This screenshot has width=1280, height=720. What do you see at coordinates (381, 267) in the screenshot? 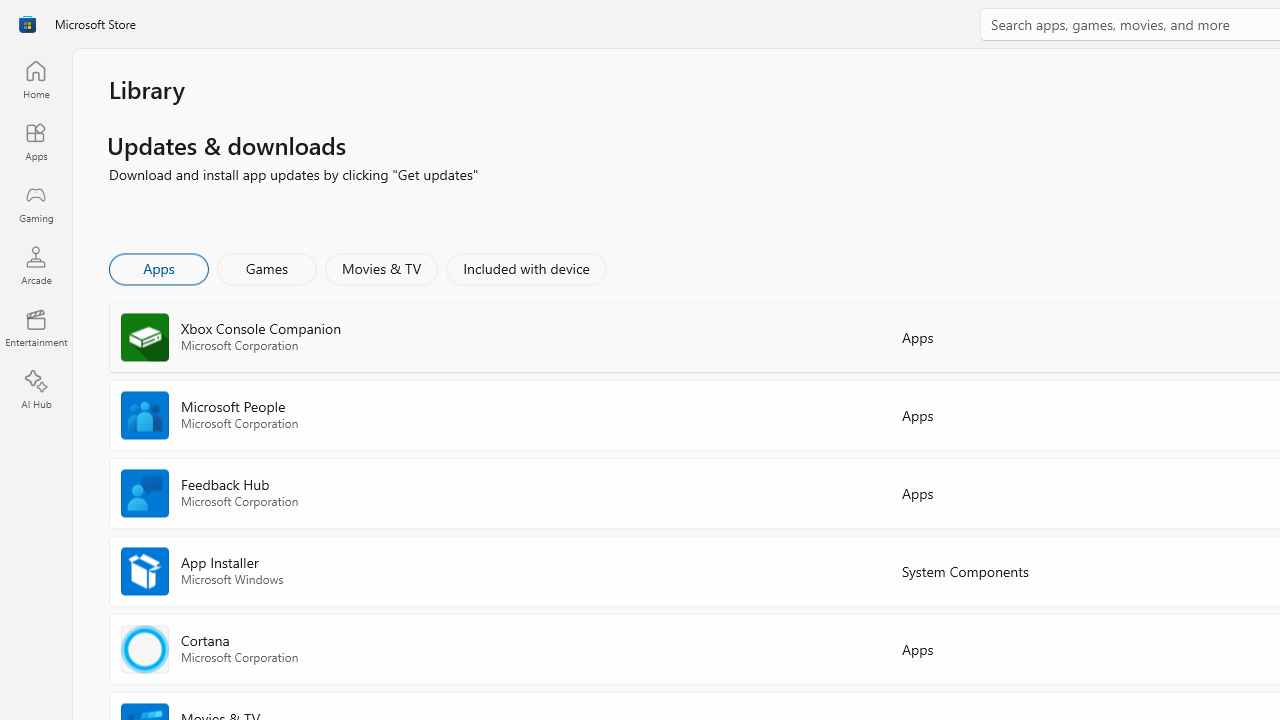
I see `'Movies & TV'` at bounding box center [381, 267].